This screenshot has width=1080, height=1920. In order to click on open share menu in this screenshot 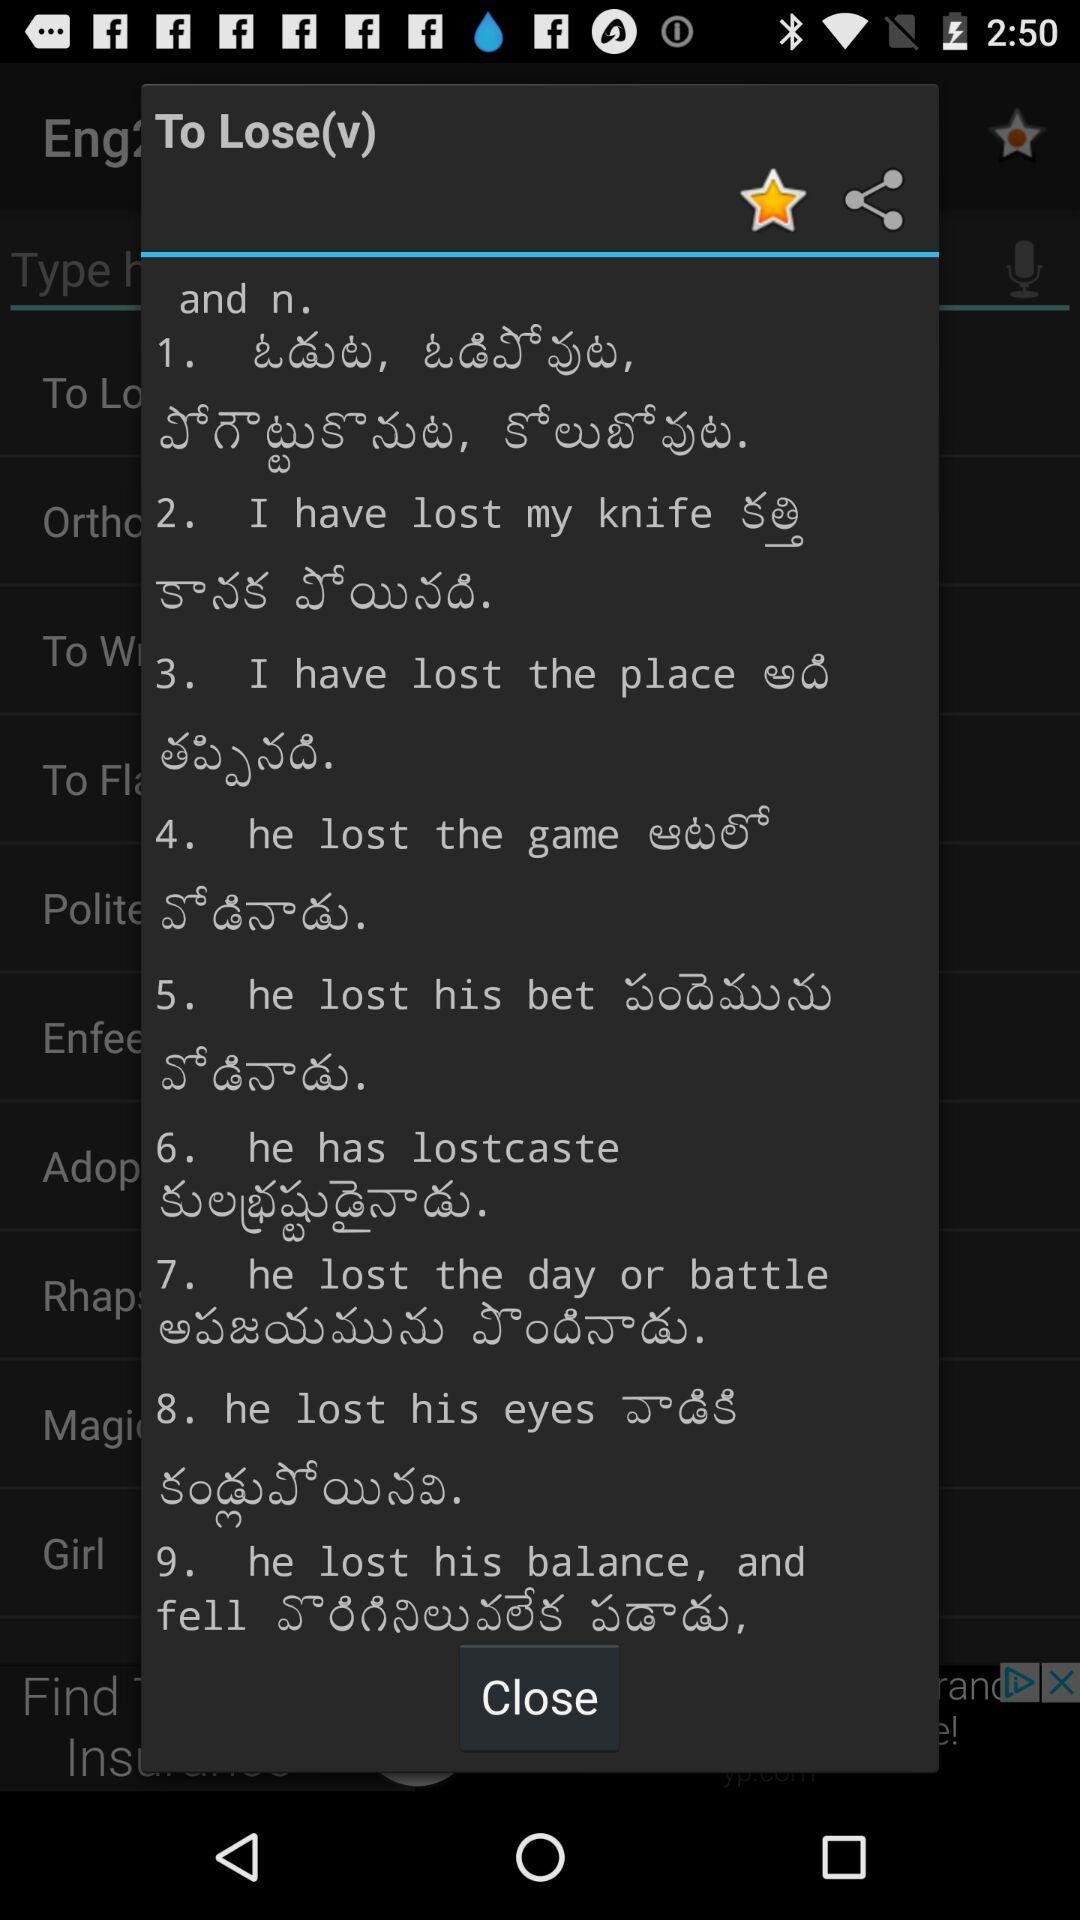, I will do `click(870, 199)`.